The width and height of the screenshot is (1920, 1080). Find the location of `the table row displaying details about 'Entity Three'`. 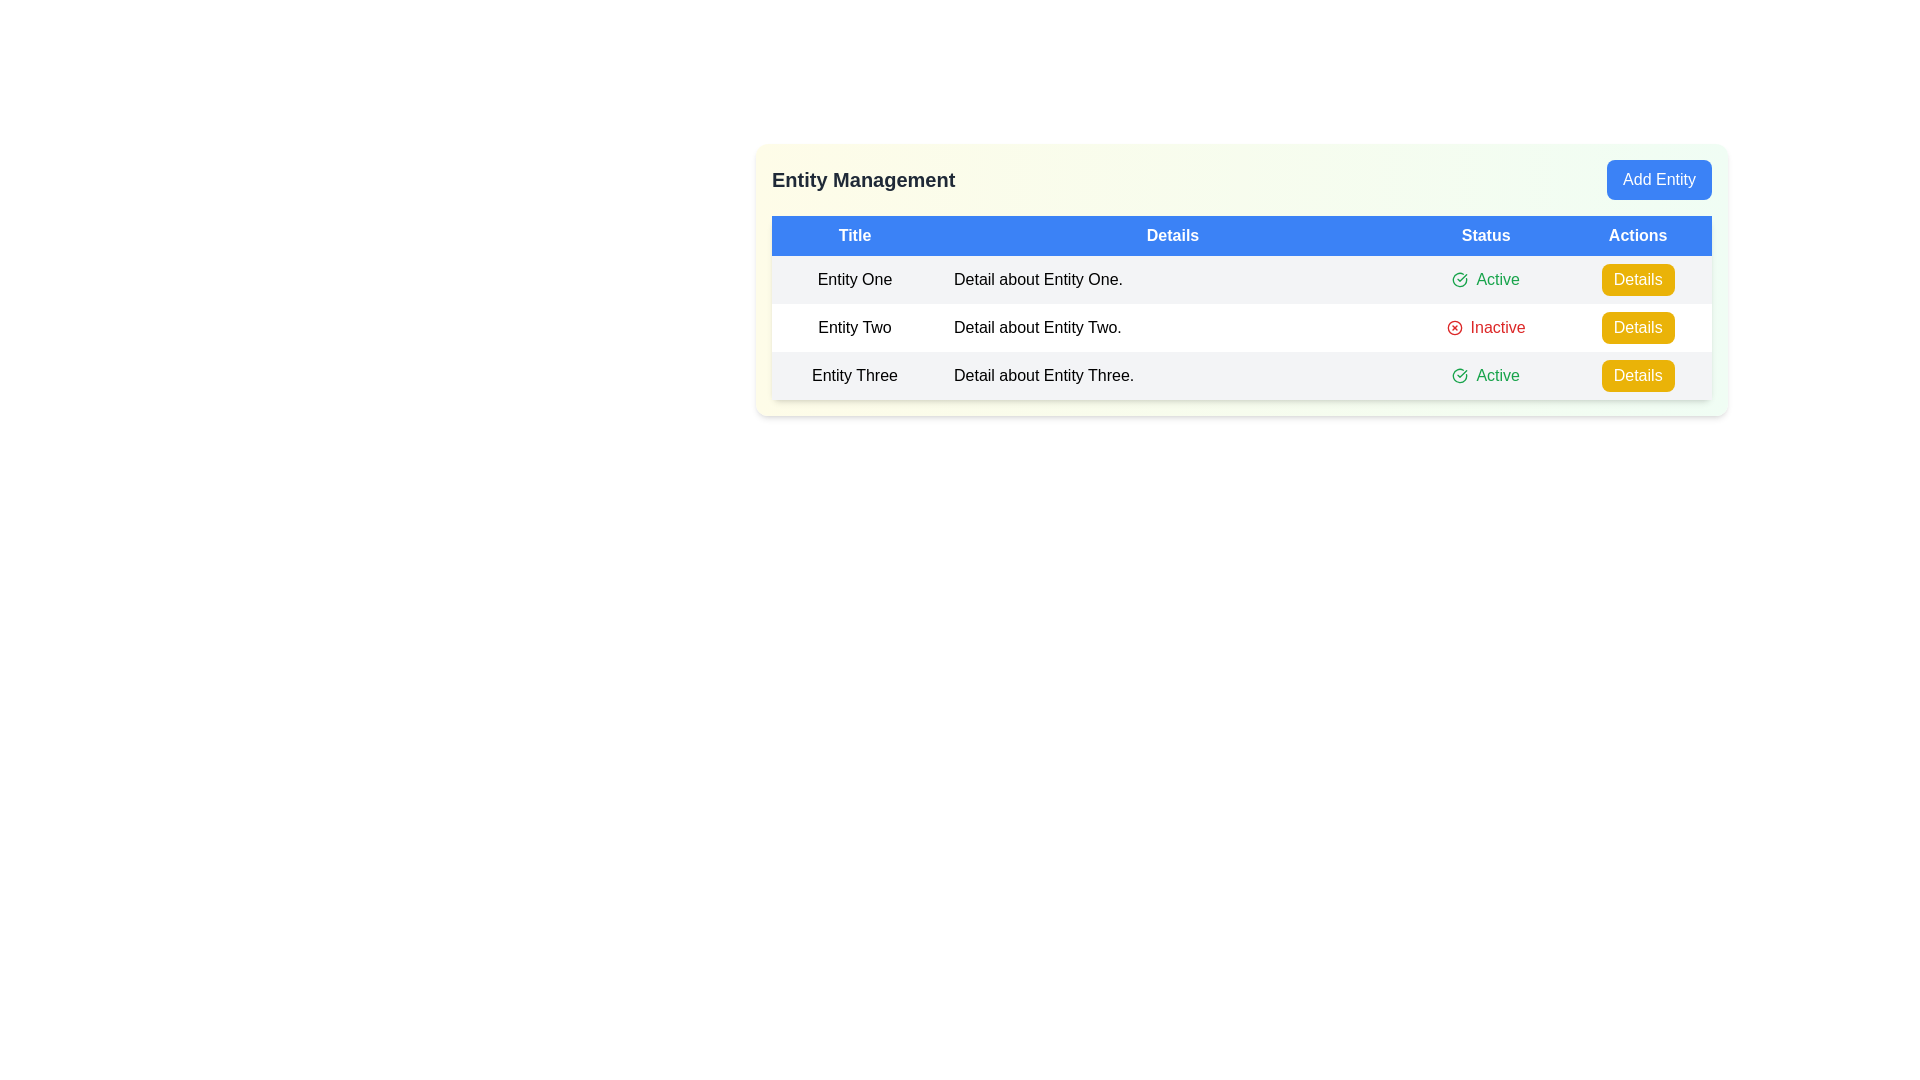

the table row displaying details about 'Entity Three' is located at coordinates (1241, 375).